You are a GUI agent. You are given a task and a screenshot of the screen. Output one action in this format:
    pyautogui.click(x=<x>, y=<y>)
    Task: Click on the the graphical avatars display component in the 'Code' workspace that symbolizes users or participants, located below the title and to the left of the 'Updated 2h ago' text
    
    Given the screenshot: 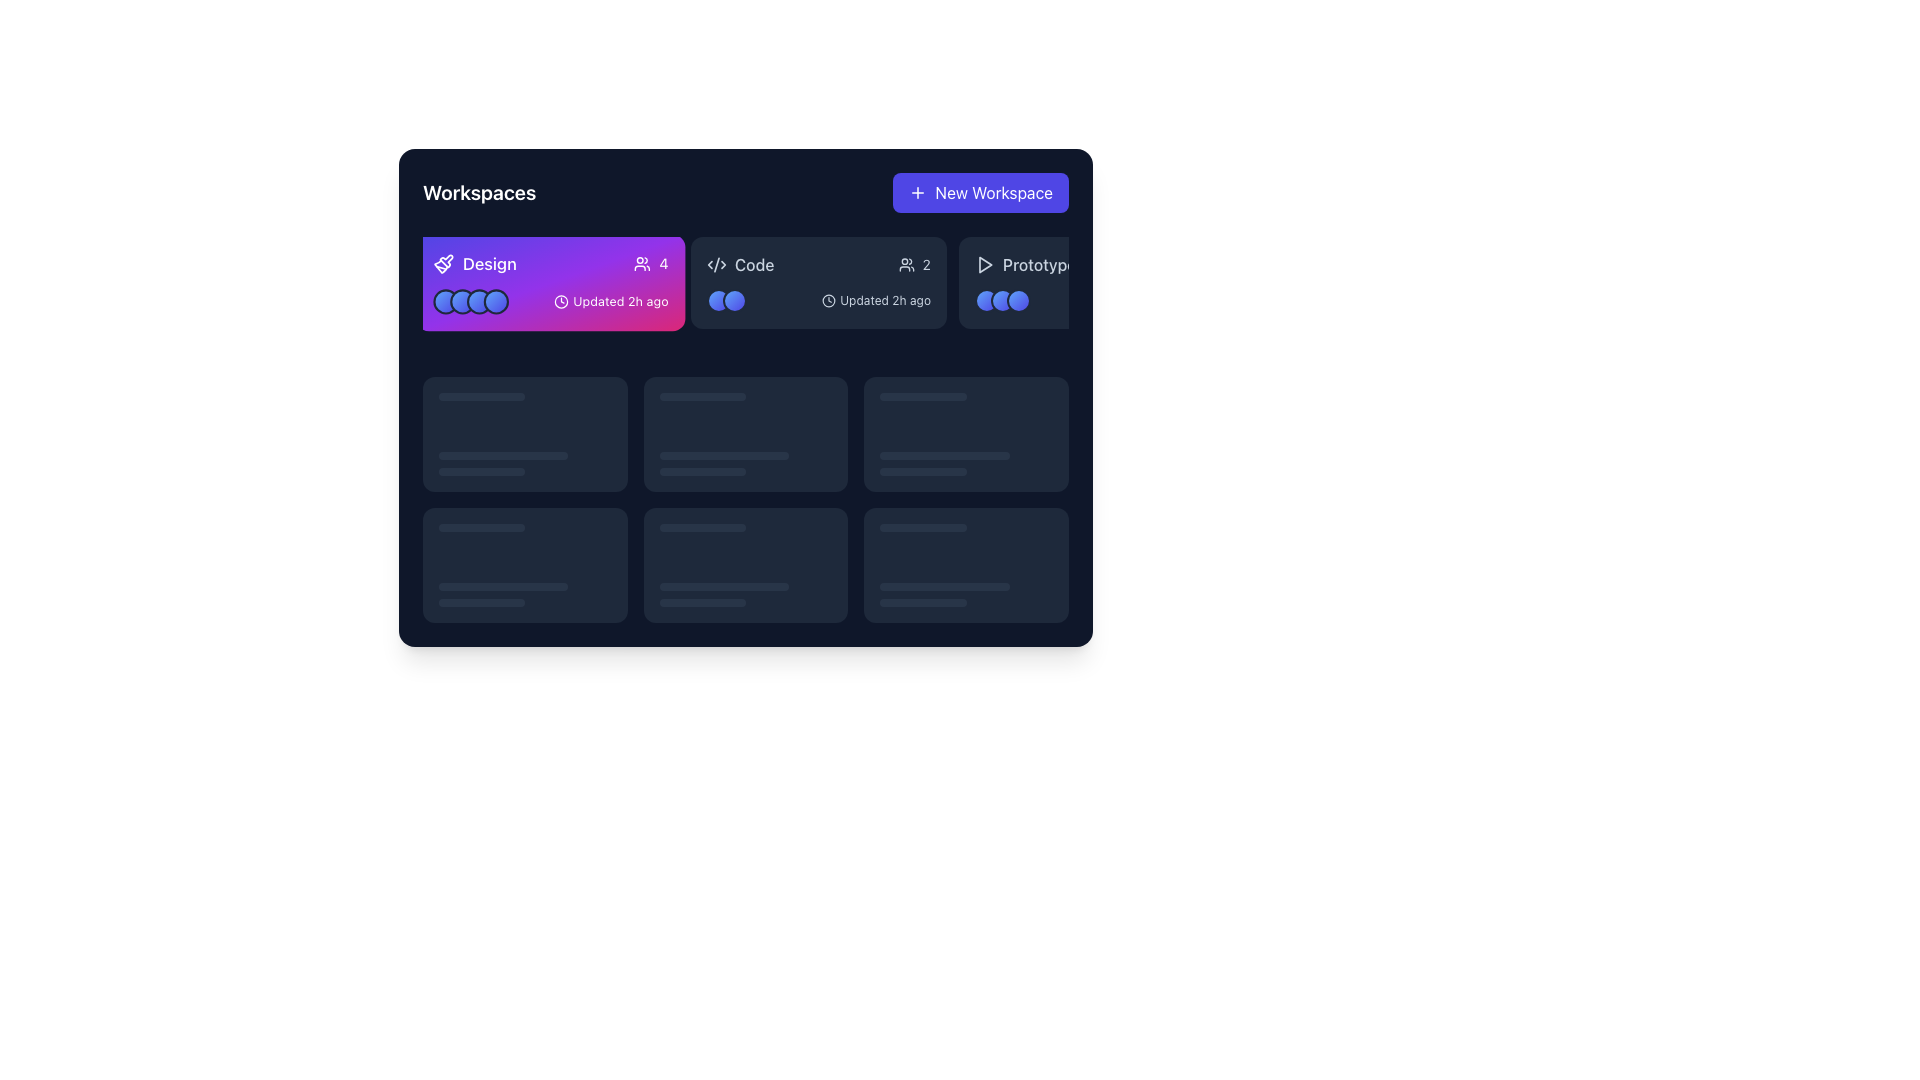 What is the action you would take?
    pyautogui.click(x=725, y=300)
    